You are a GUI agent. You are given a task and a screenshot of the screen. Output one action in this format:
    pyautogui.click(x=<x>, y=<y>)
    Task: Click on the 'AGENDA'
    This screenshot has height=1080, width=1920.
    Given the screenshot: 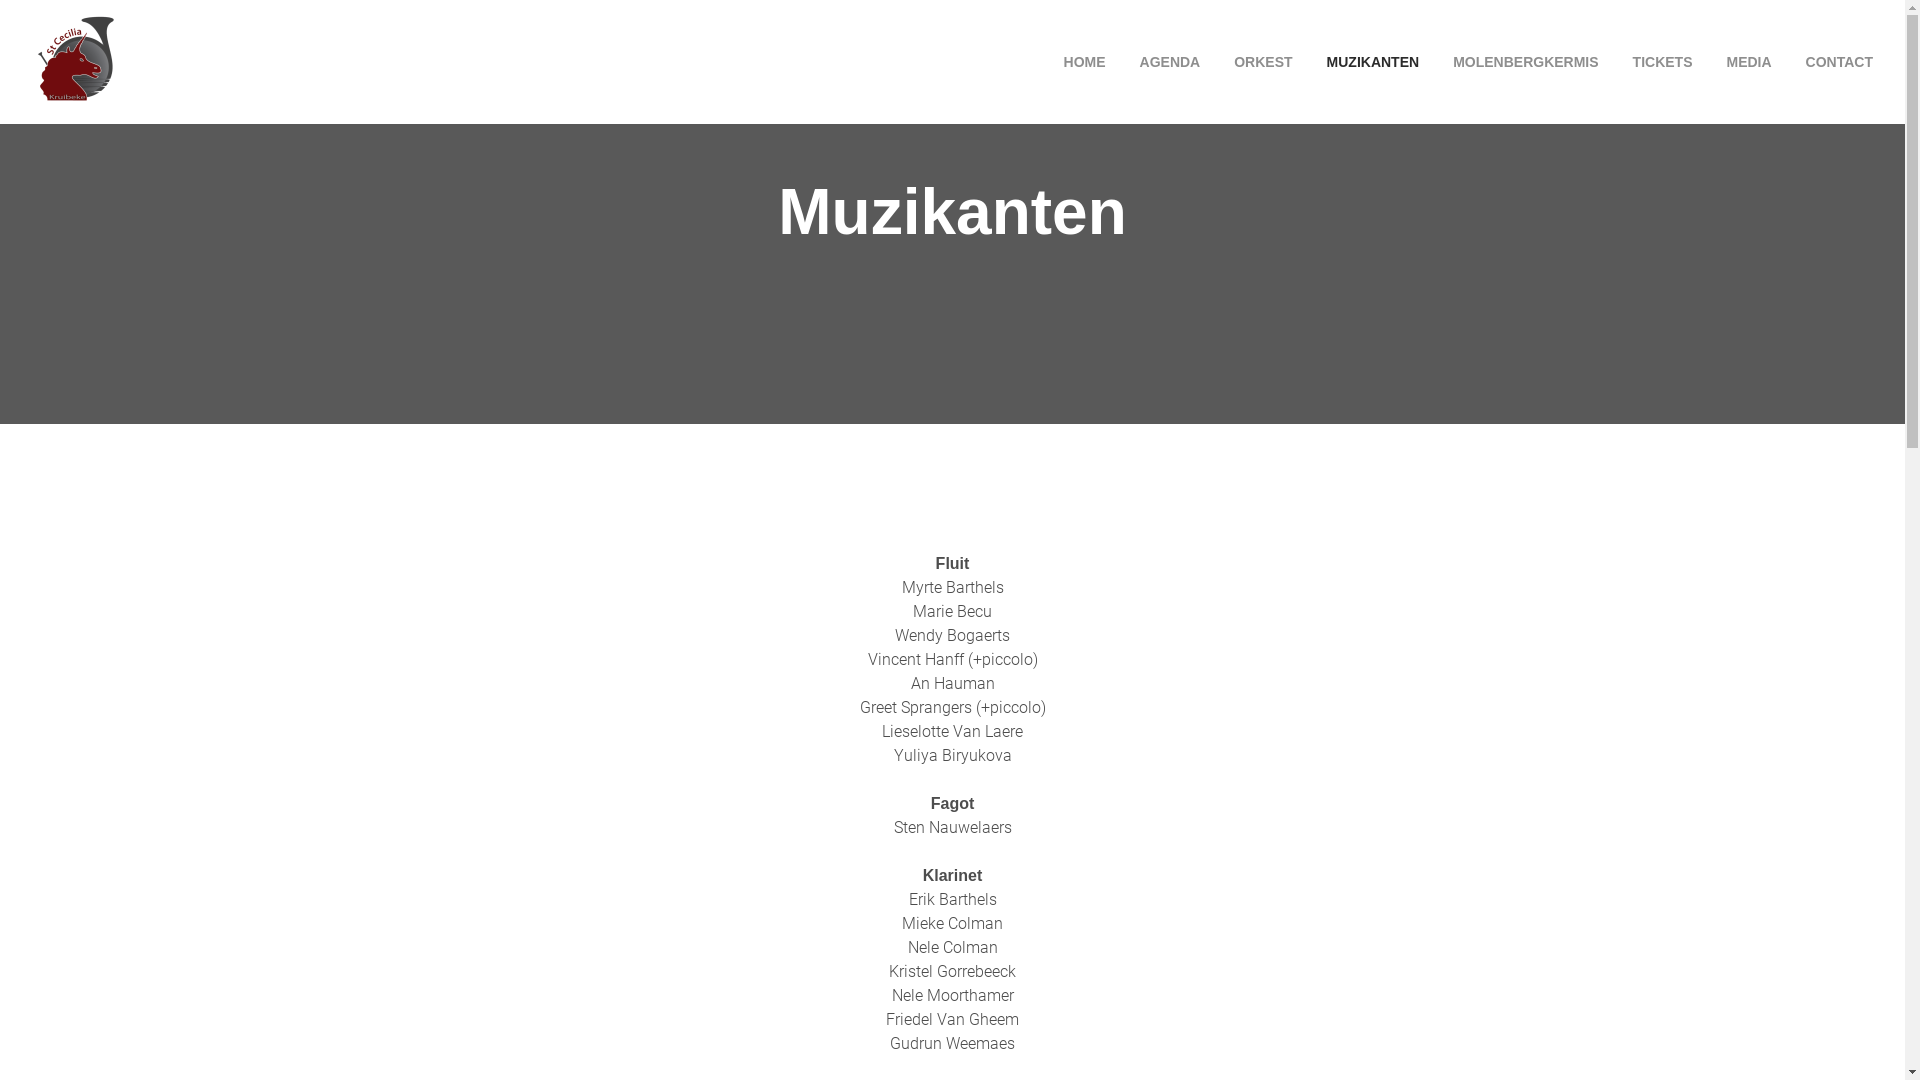 What is the action you would take?
    pyautogui.click(x=1124, y=60)
    